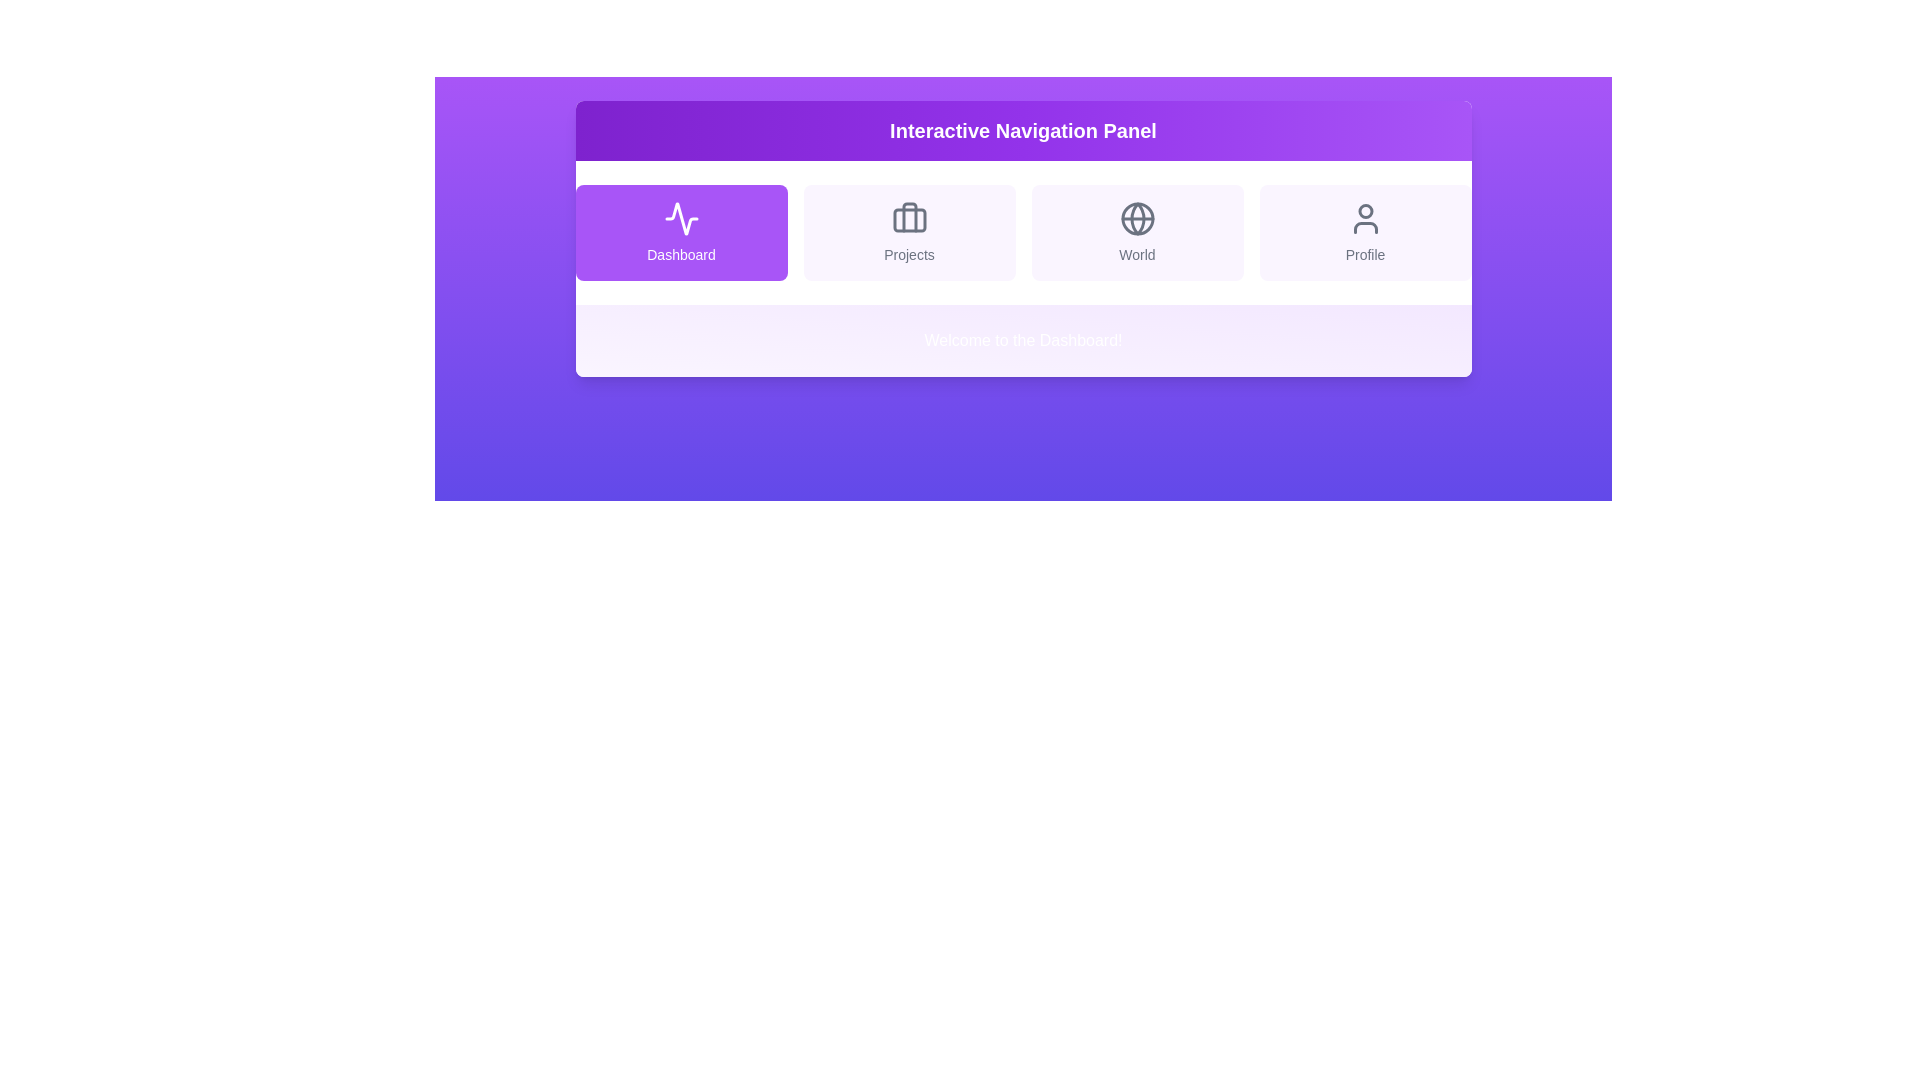 The height and width of the screenshot is (1080, 1920). What do you see at coordinates (681, 219) in the screenshot?
I see `the 'Dashboard' SVG icon in the navigation panel` at bounding box center [681, 219].